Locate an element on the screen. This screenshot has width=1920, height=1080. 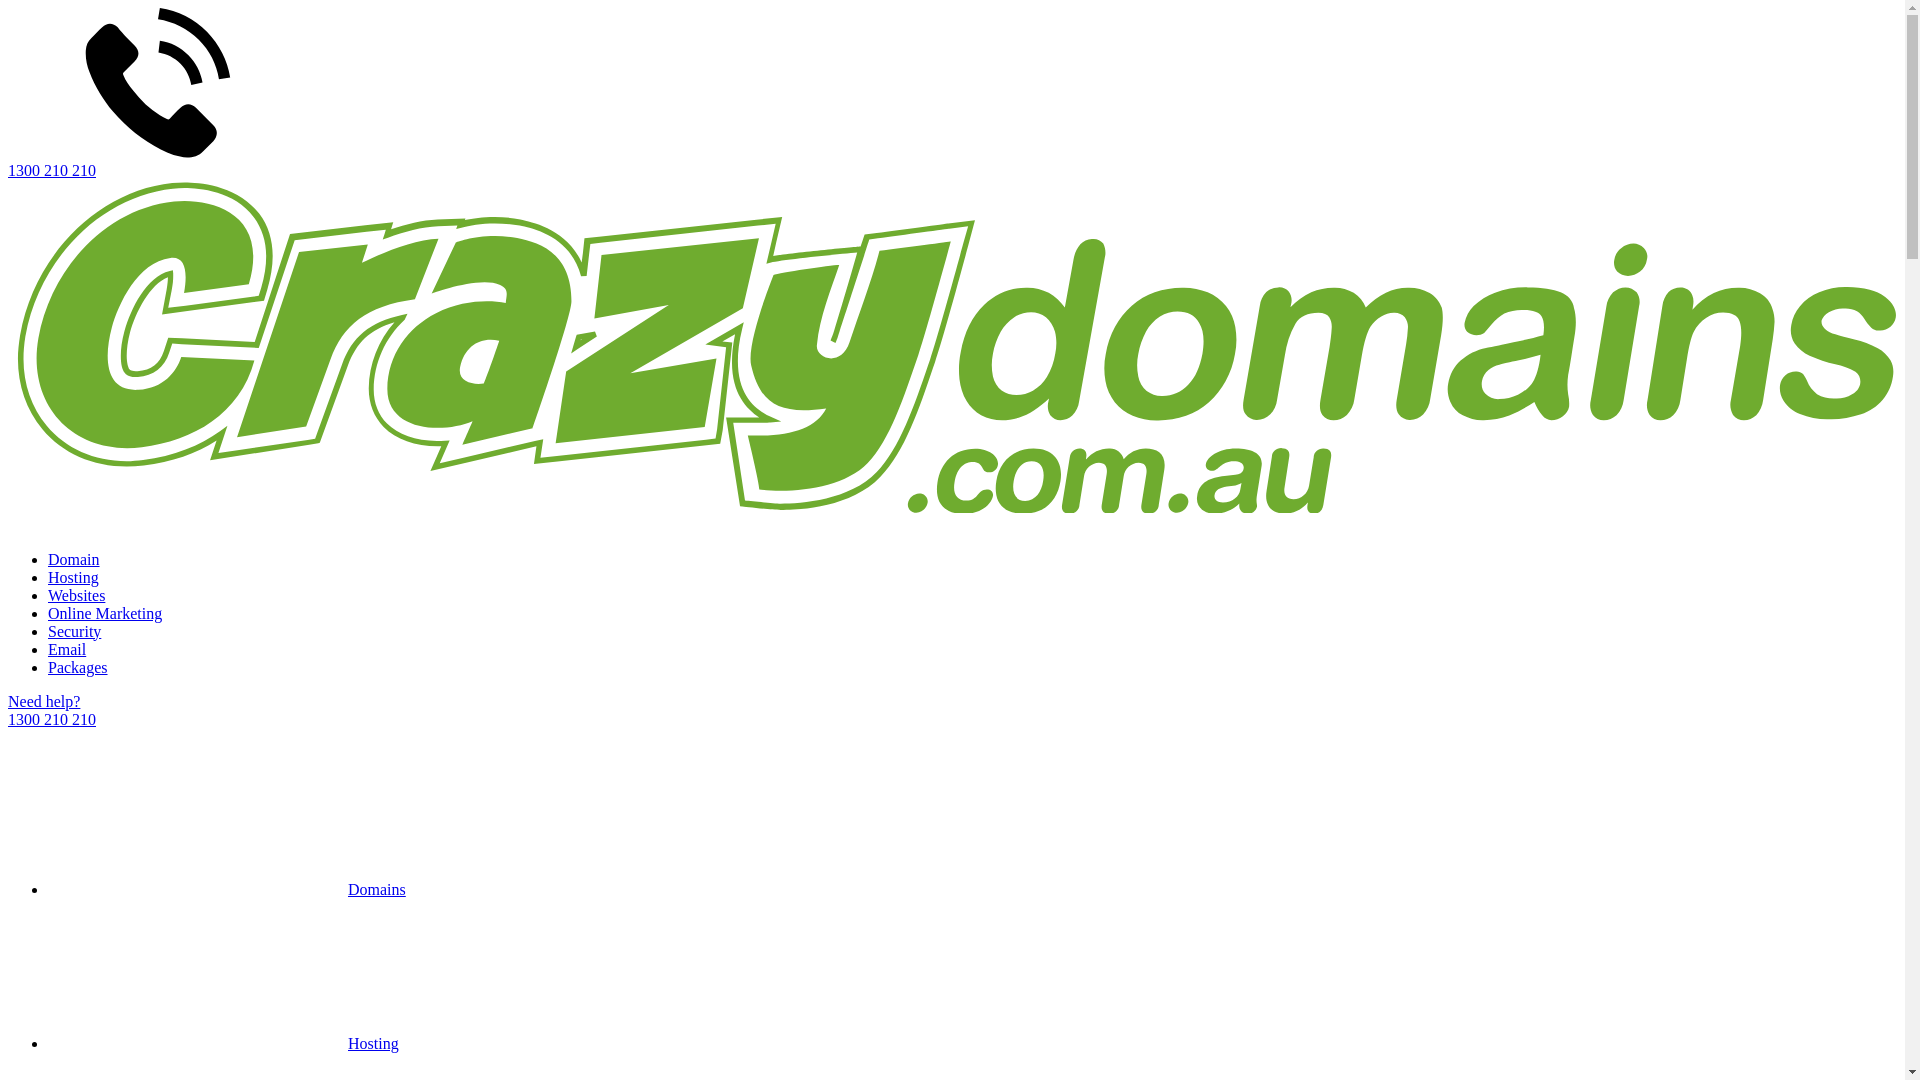
'Need help? is located at coordinates (951, 709).